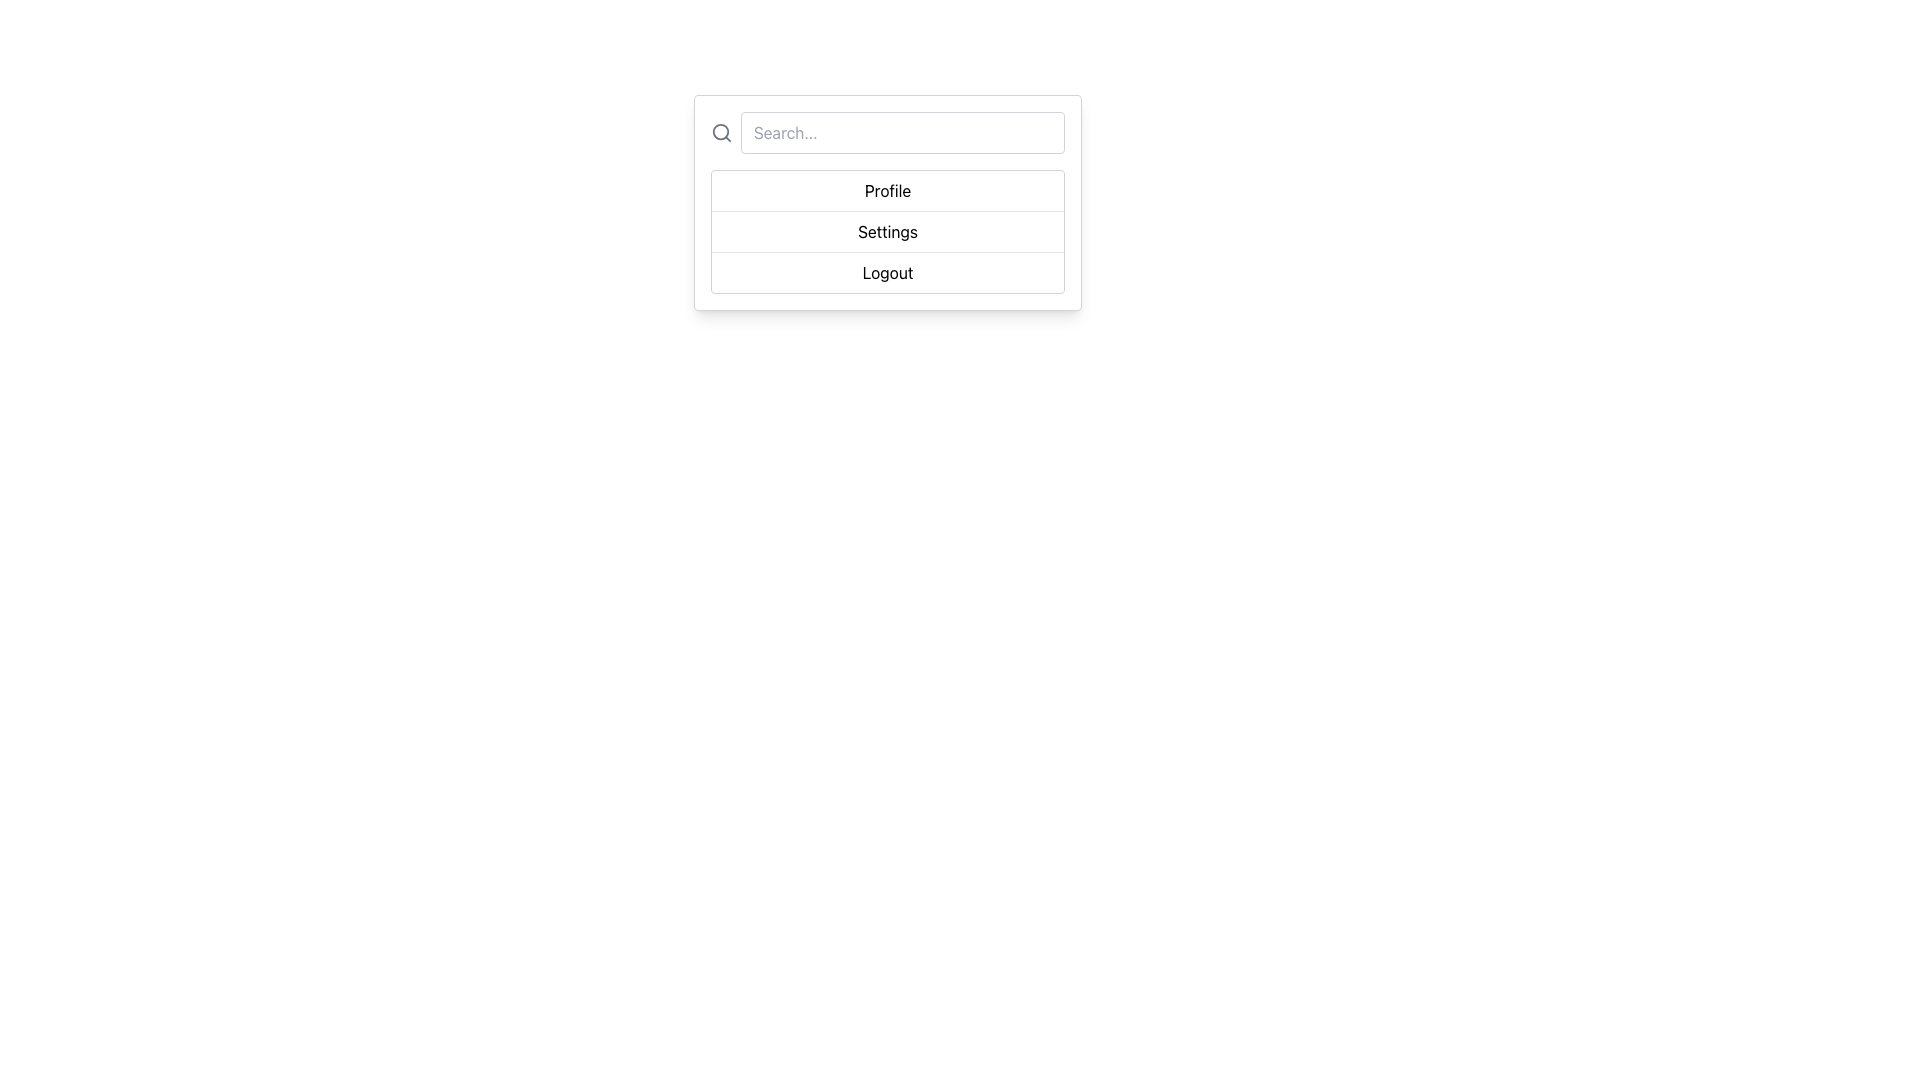 The width and height of the screenshot is (1920, 1080). Describe the element at coordinates (901, 132) in the screenshot. I see `the search input box with placeholder 'Search...' by tabbing to it` at that location.